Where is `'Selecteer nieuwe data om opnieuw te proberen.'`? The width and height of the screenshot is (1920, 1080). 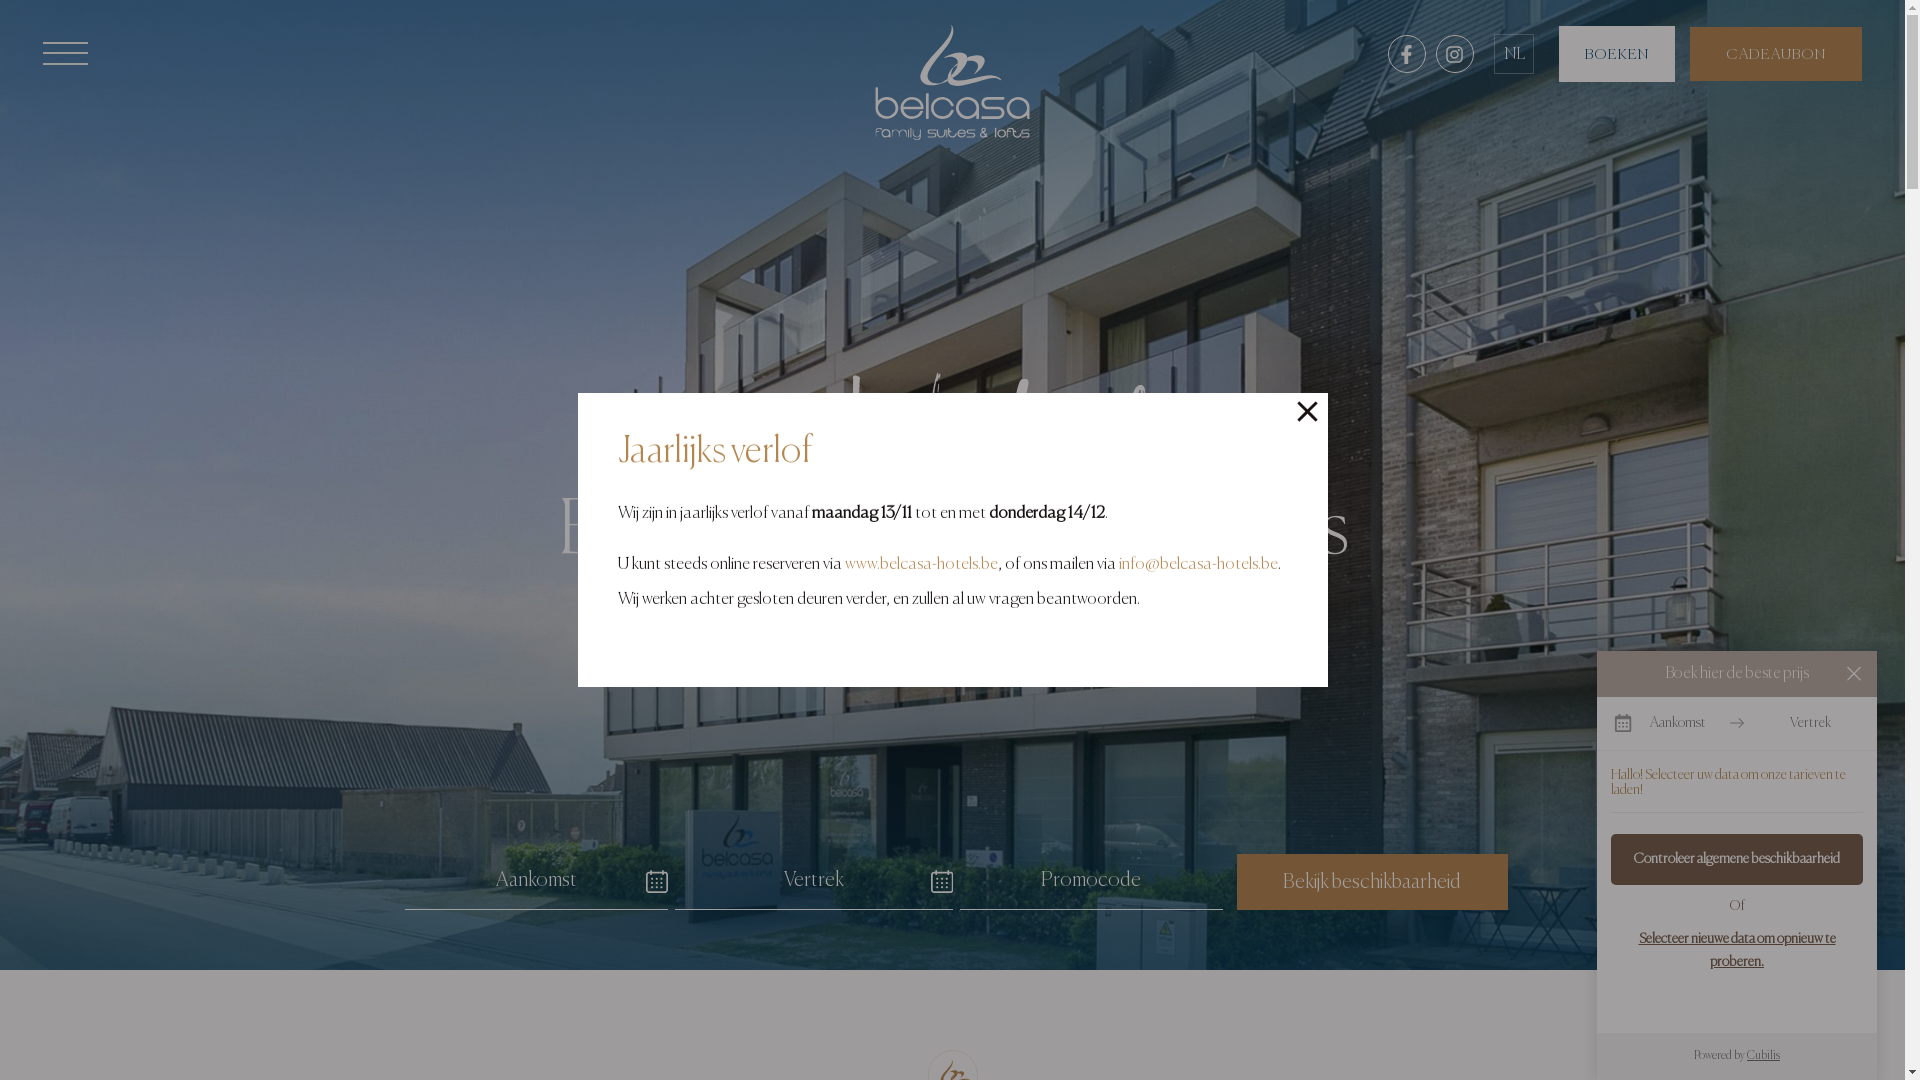 'Selecteer nieuwe data om opnieuw te proberen.' is located at coordinates (1736, 949).